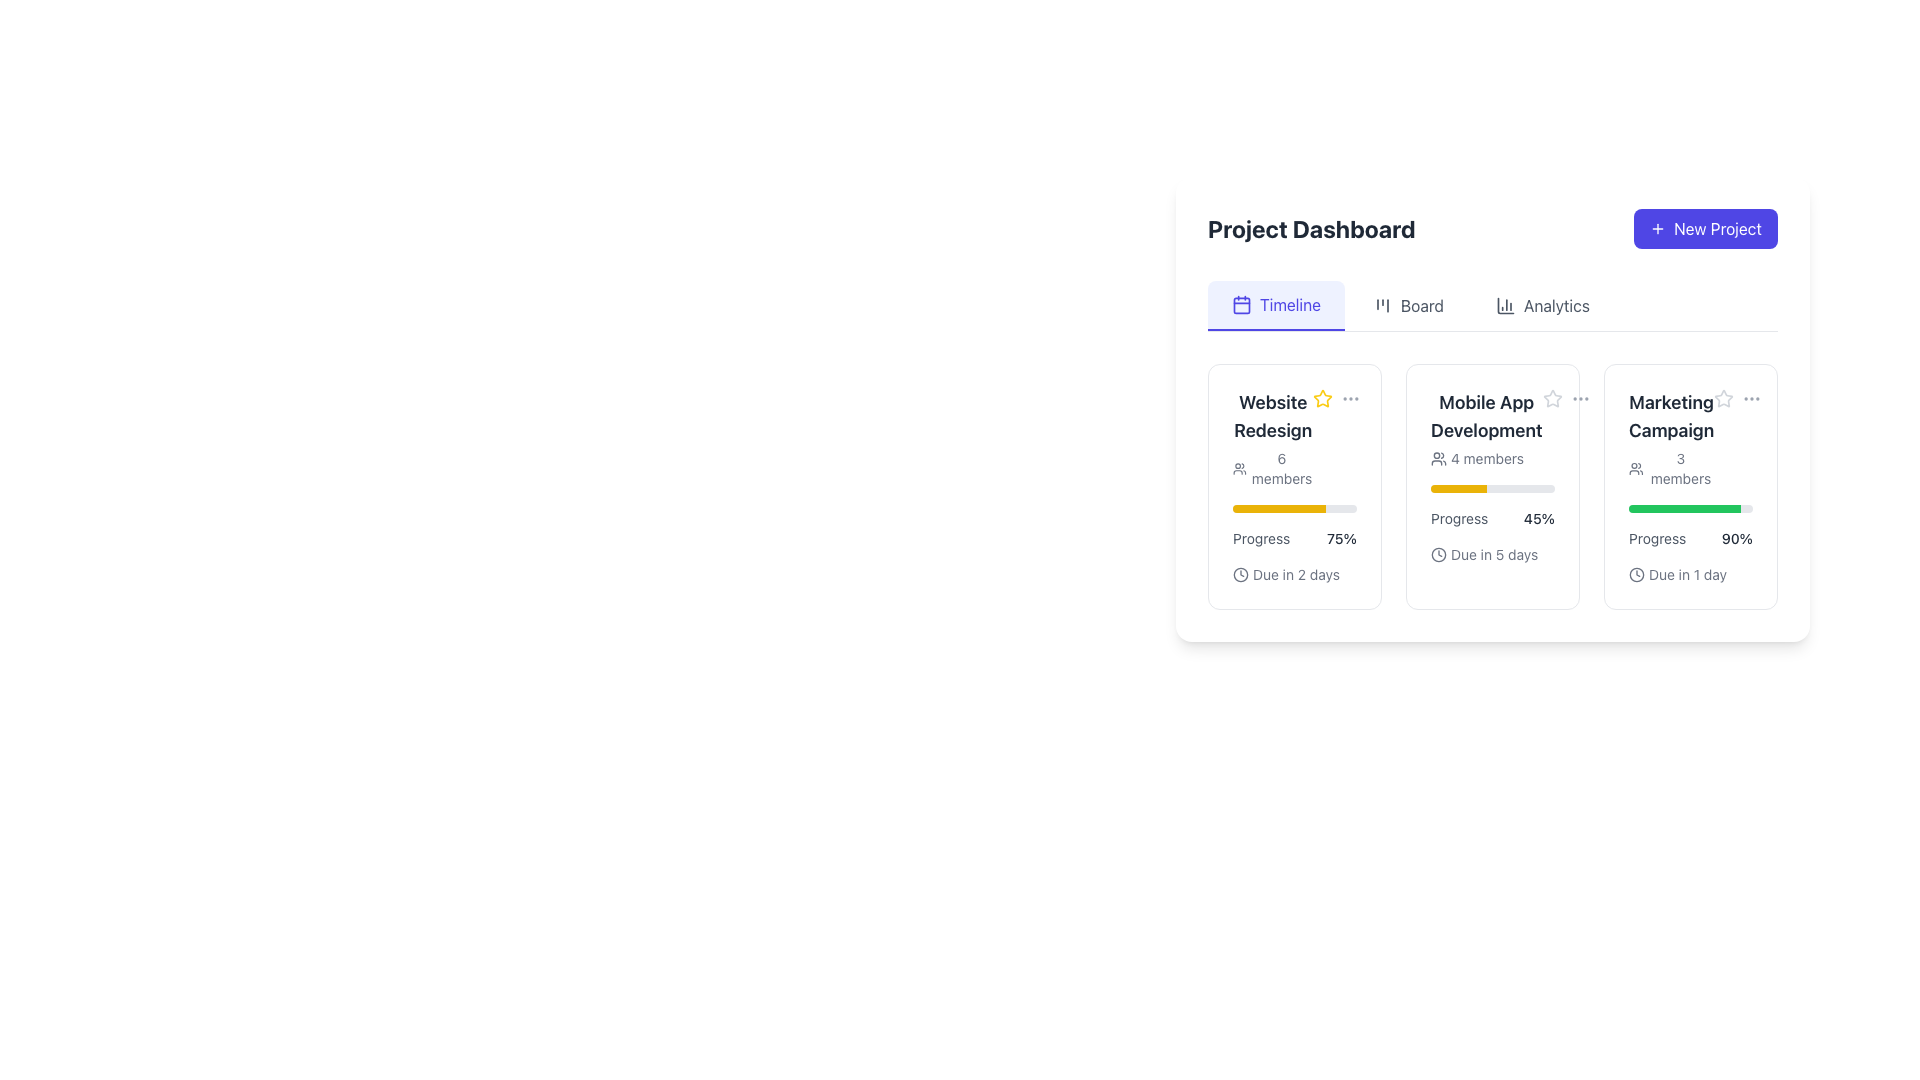  I want to click on the time icon that is the first component of the 'Due in 2 days' label on the 'Website Redesign' project card in the dashboard, so click(1240, 574).